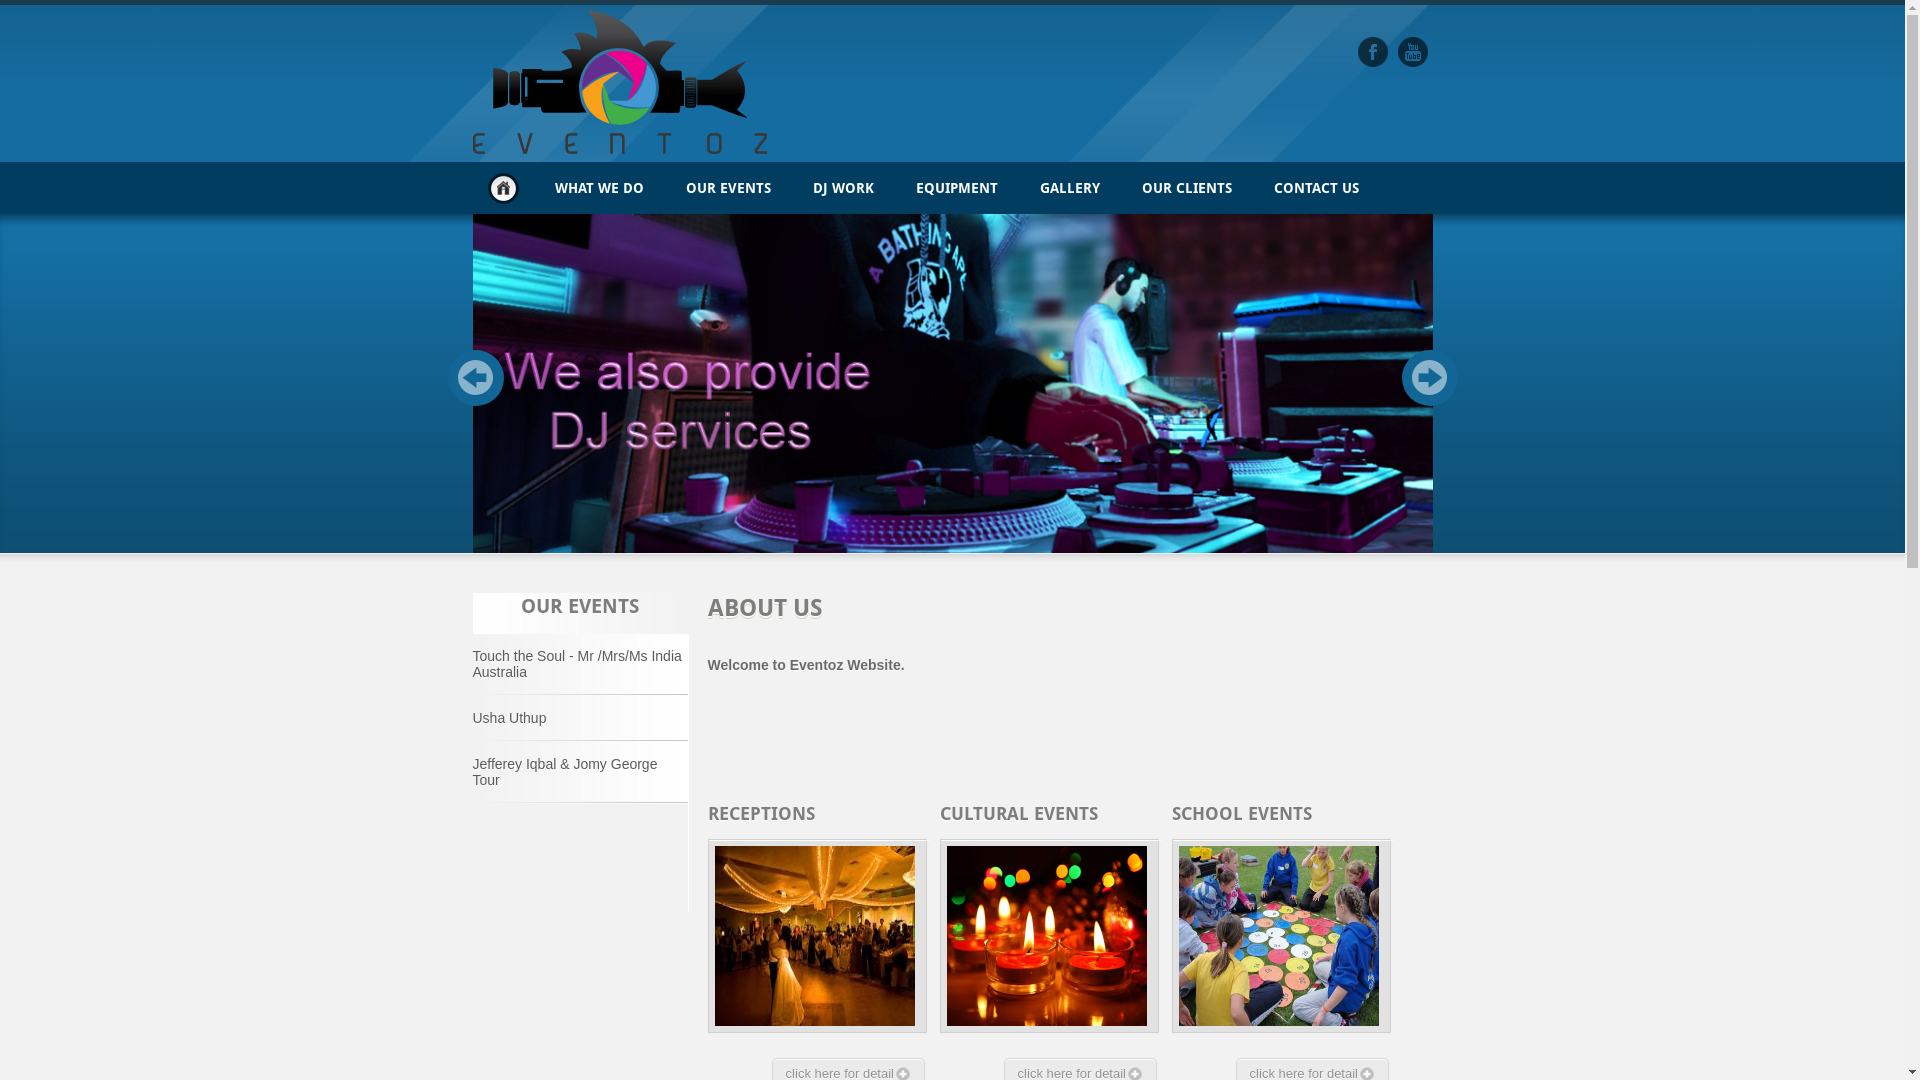 Image resolution: width=1920 pixels, height=1080 pixels. What do you see at coordinates (1185, 188) in the screenshot?
I see `'OUR CLIENTS'` at bounding box center [1185, 188].